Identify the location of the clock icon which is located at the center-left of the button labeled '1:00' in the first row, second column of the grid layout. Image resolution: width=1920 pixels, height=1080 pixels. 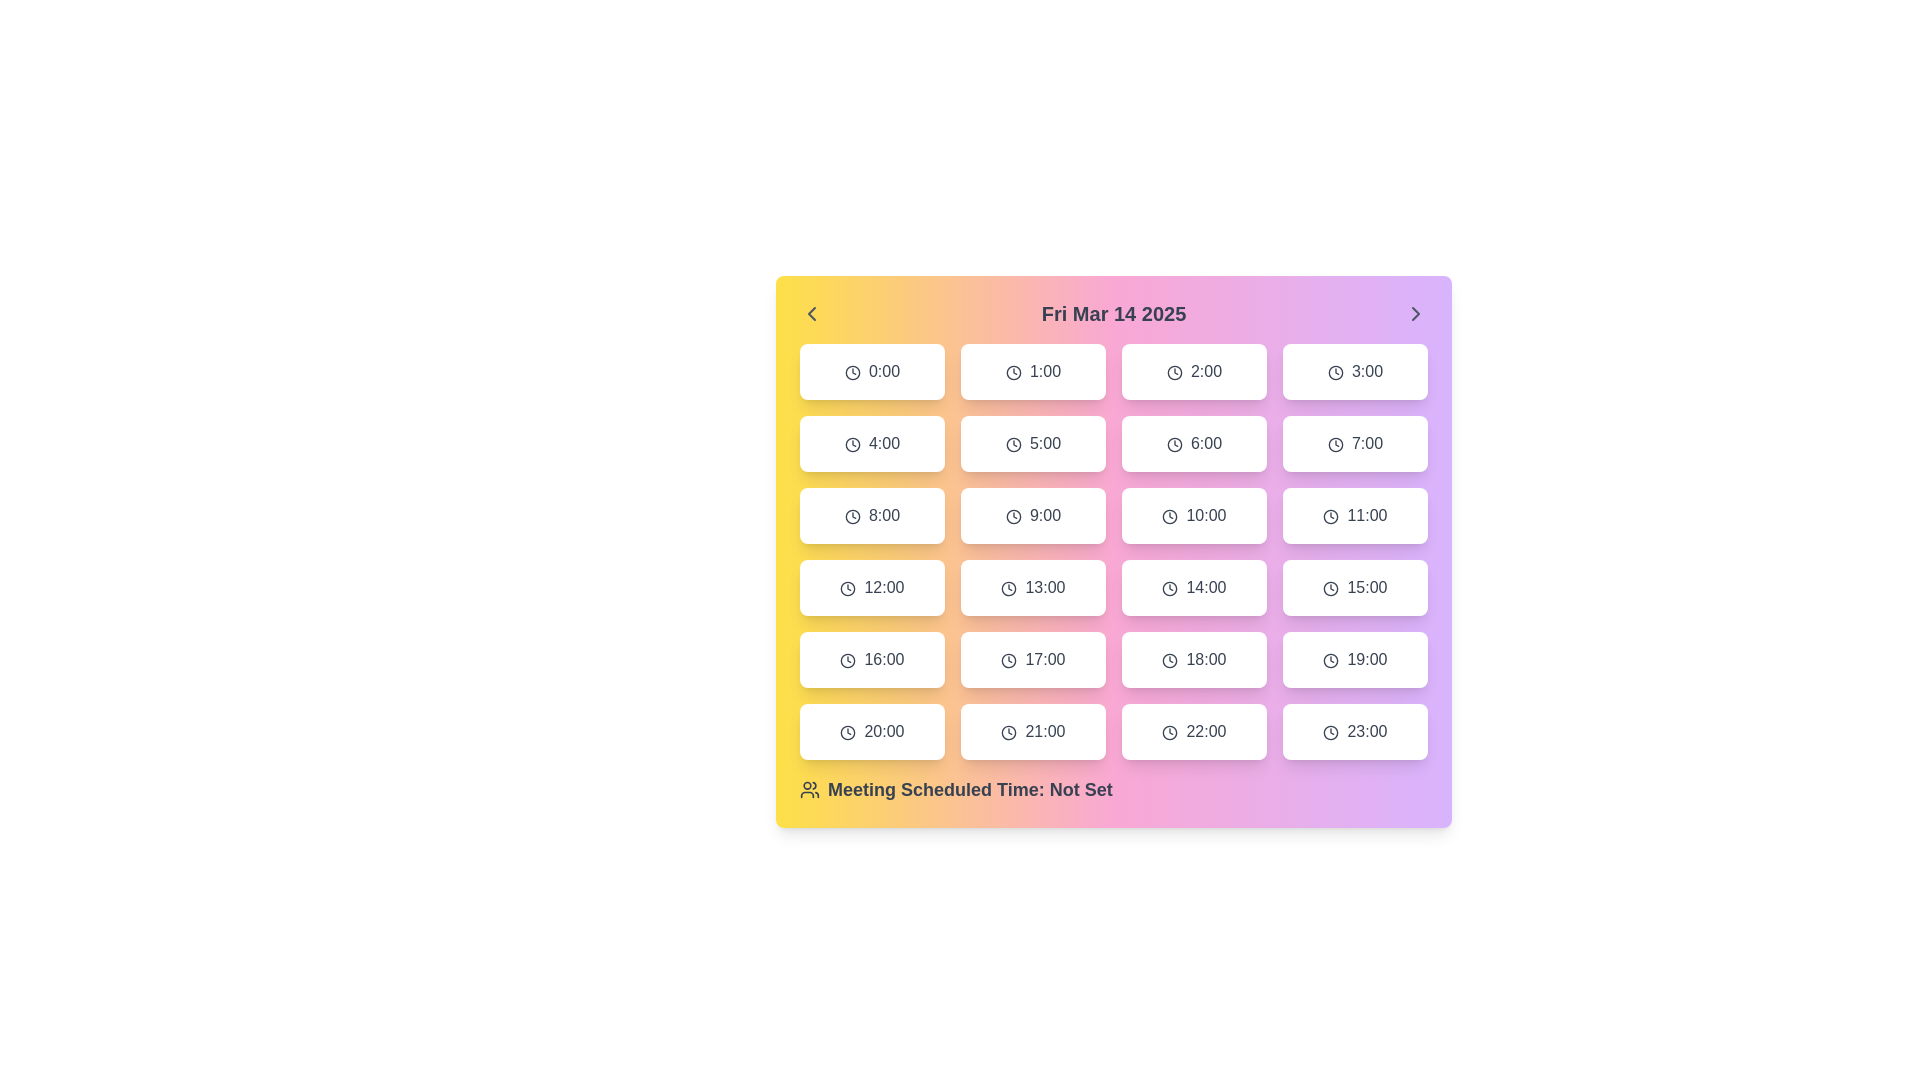
(1013, 372).